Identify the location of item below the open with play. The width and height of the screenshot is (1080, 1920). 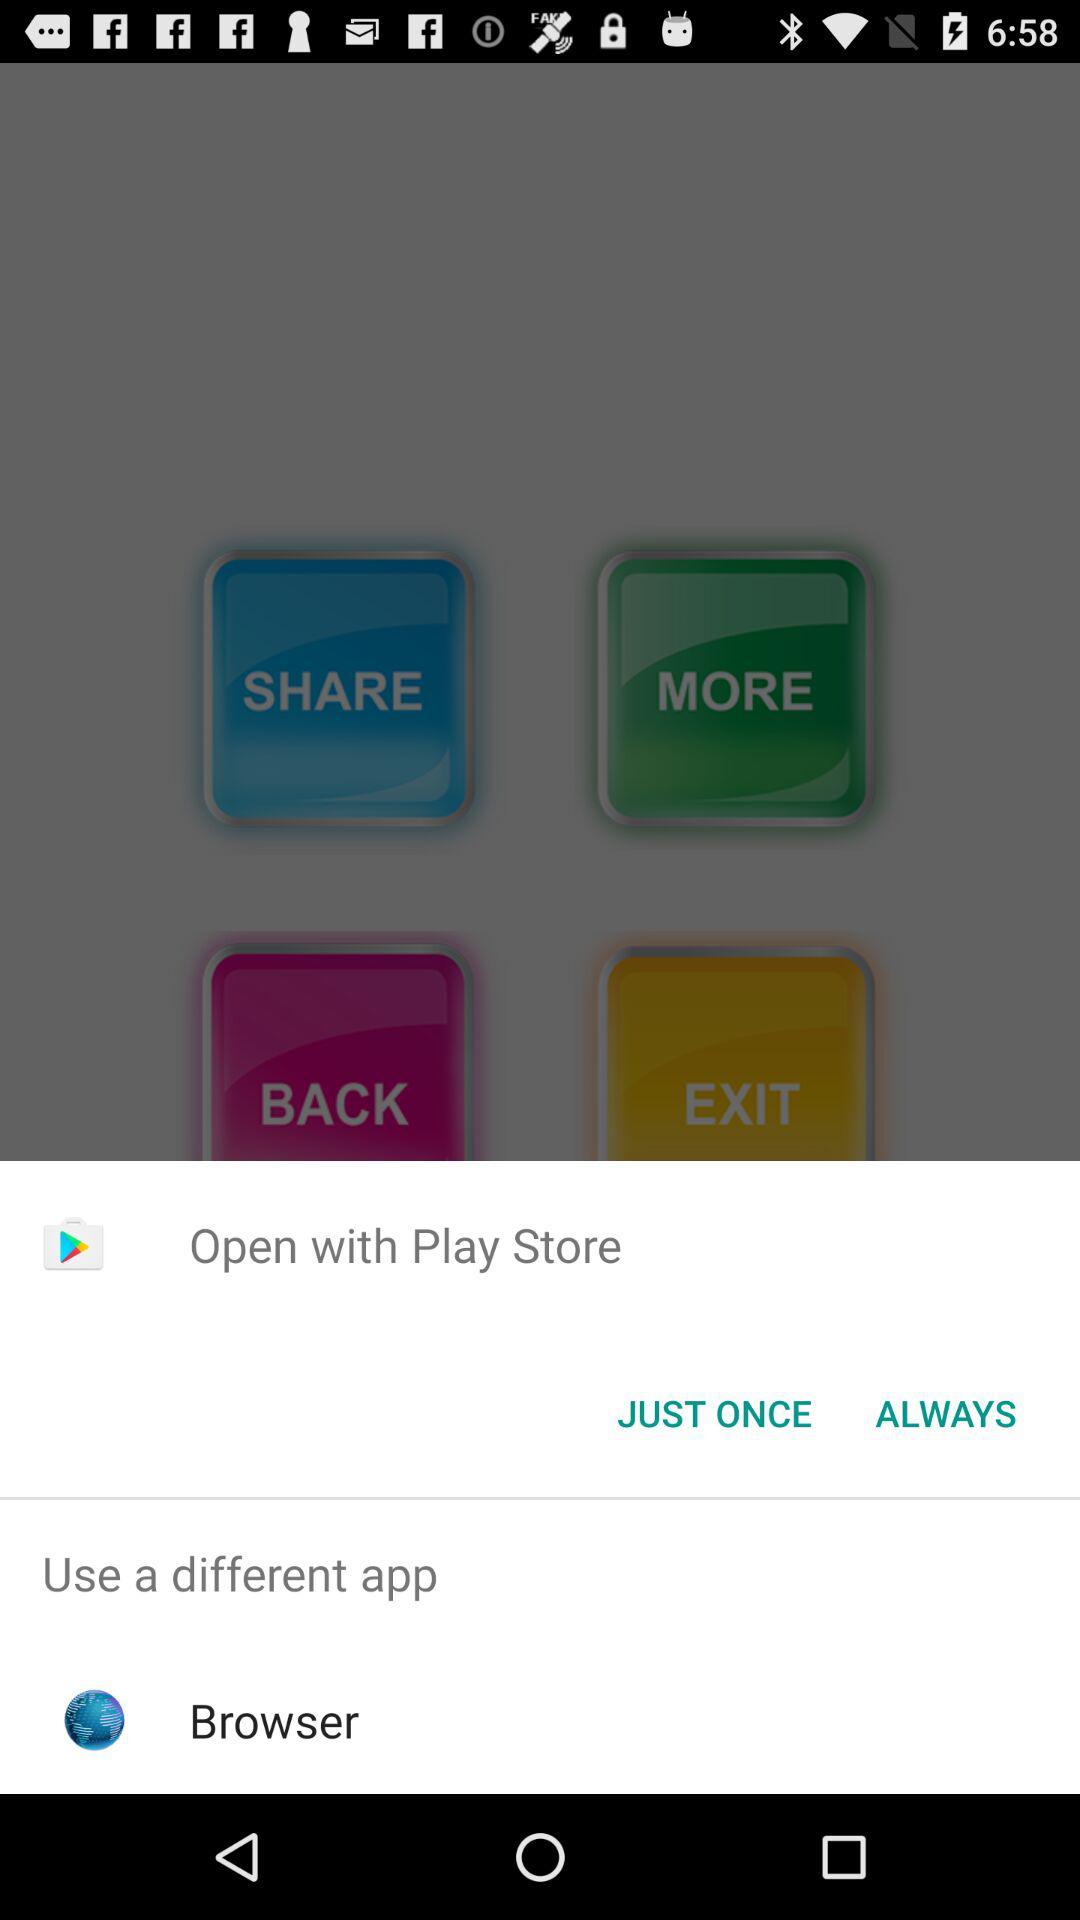
(945, 1411).